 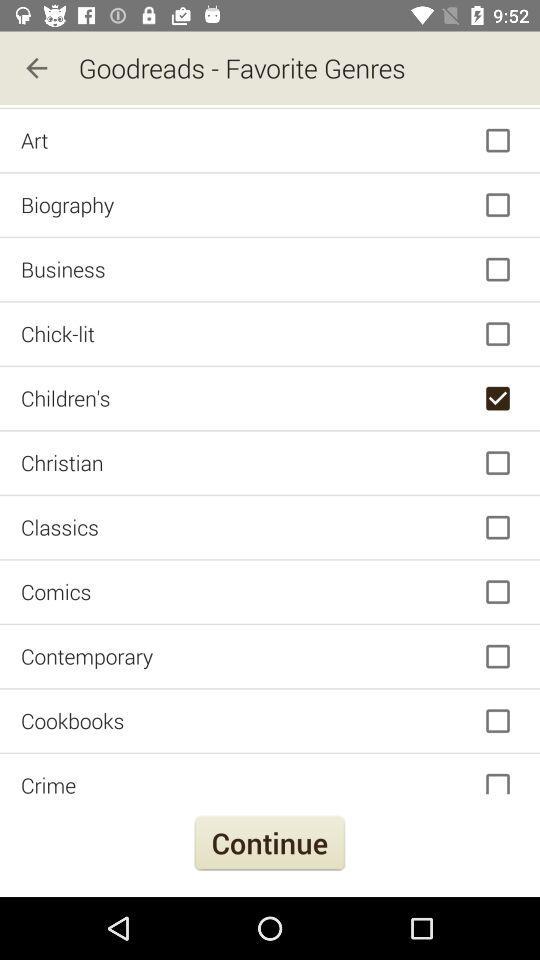 What do you see at coordinates (270, 139) in the screenshot?
I see `art` at bounding box center [270, 139].